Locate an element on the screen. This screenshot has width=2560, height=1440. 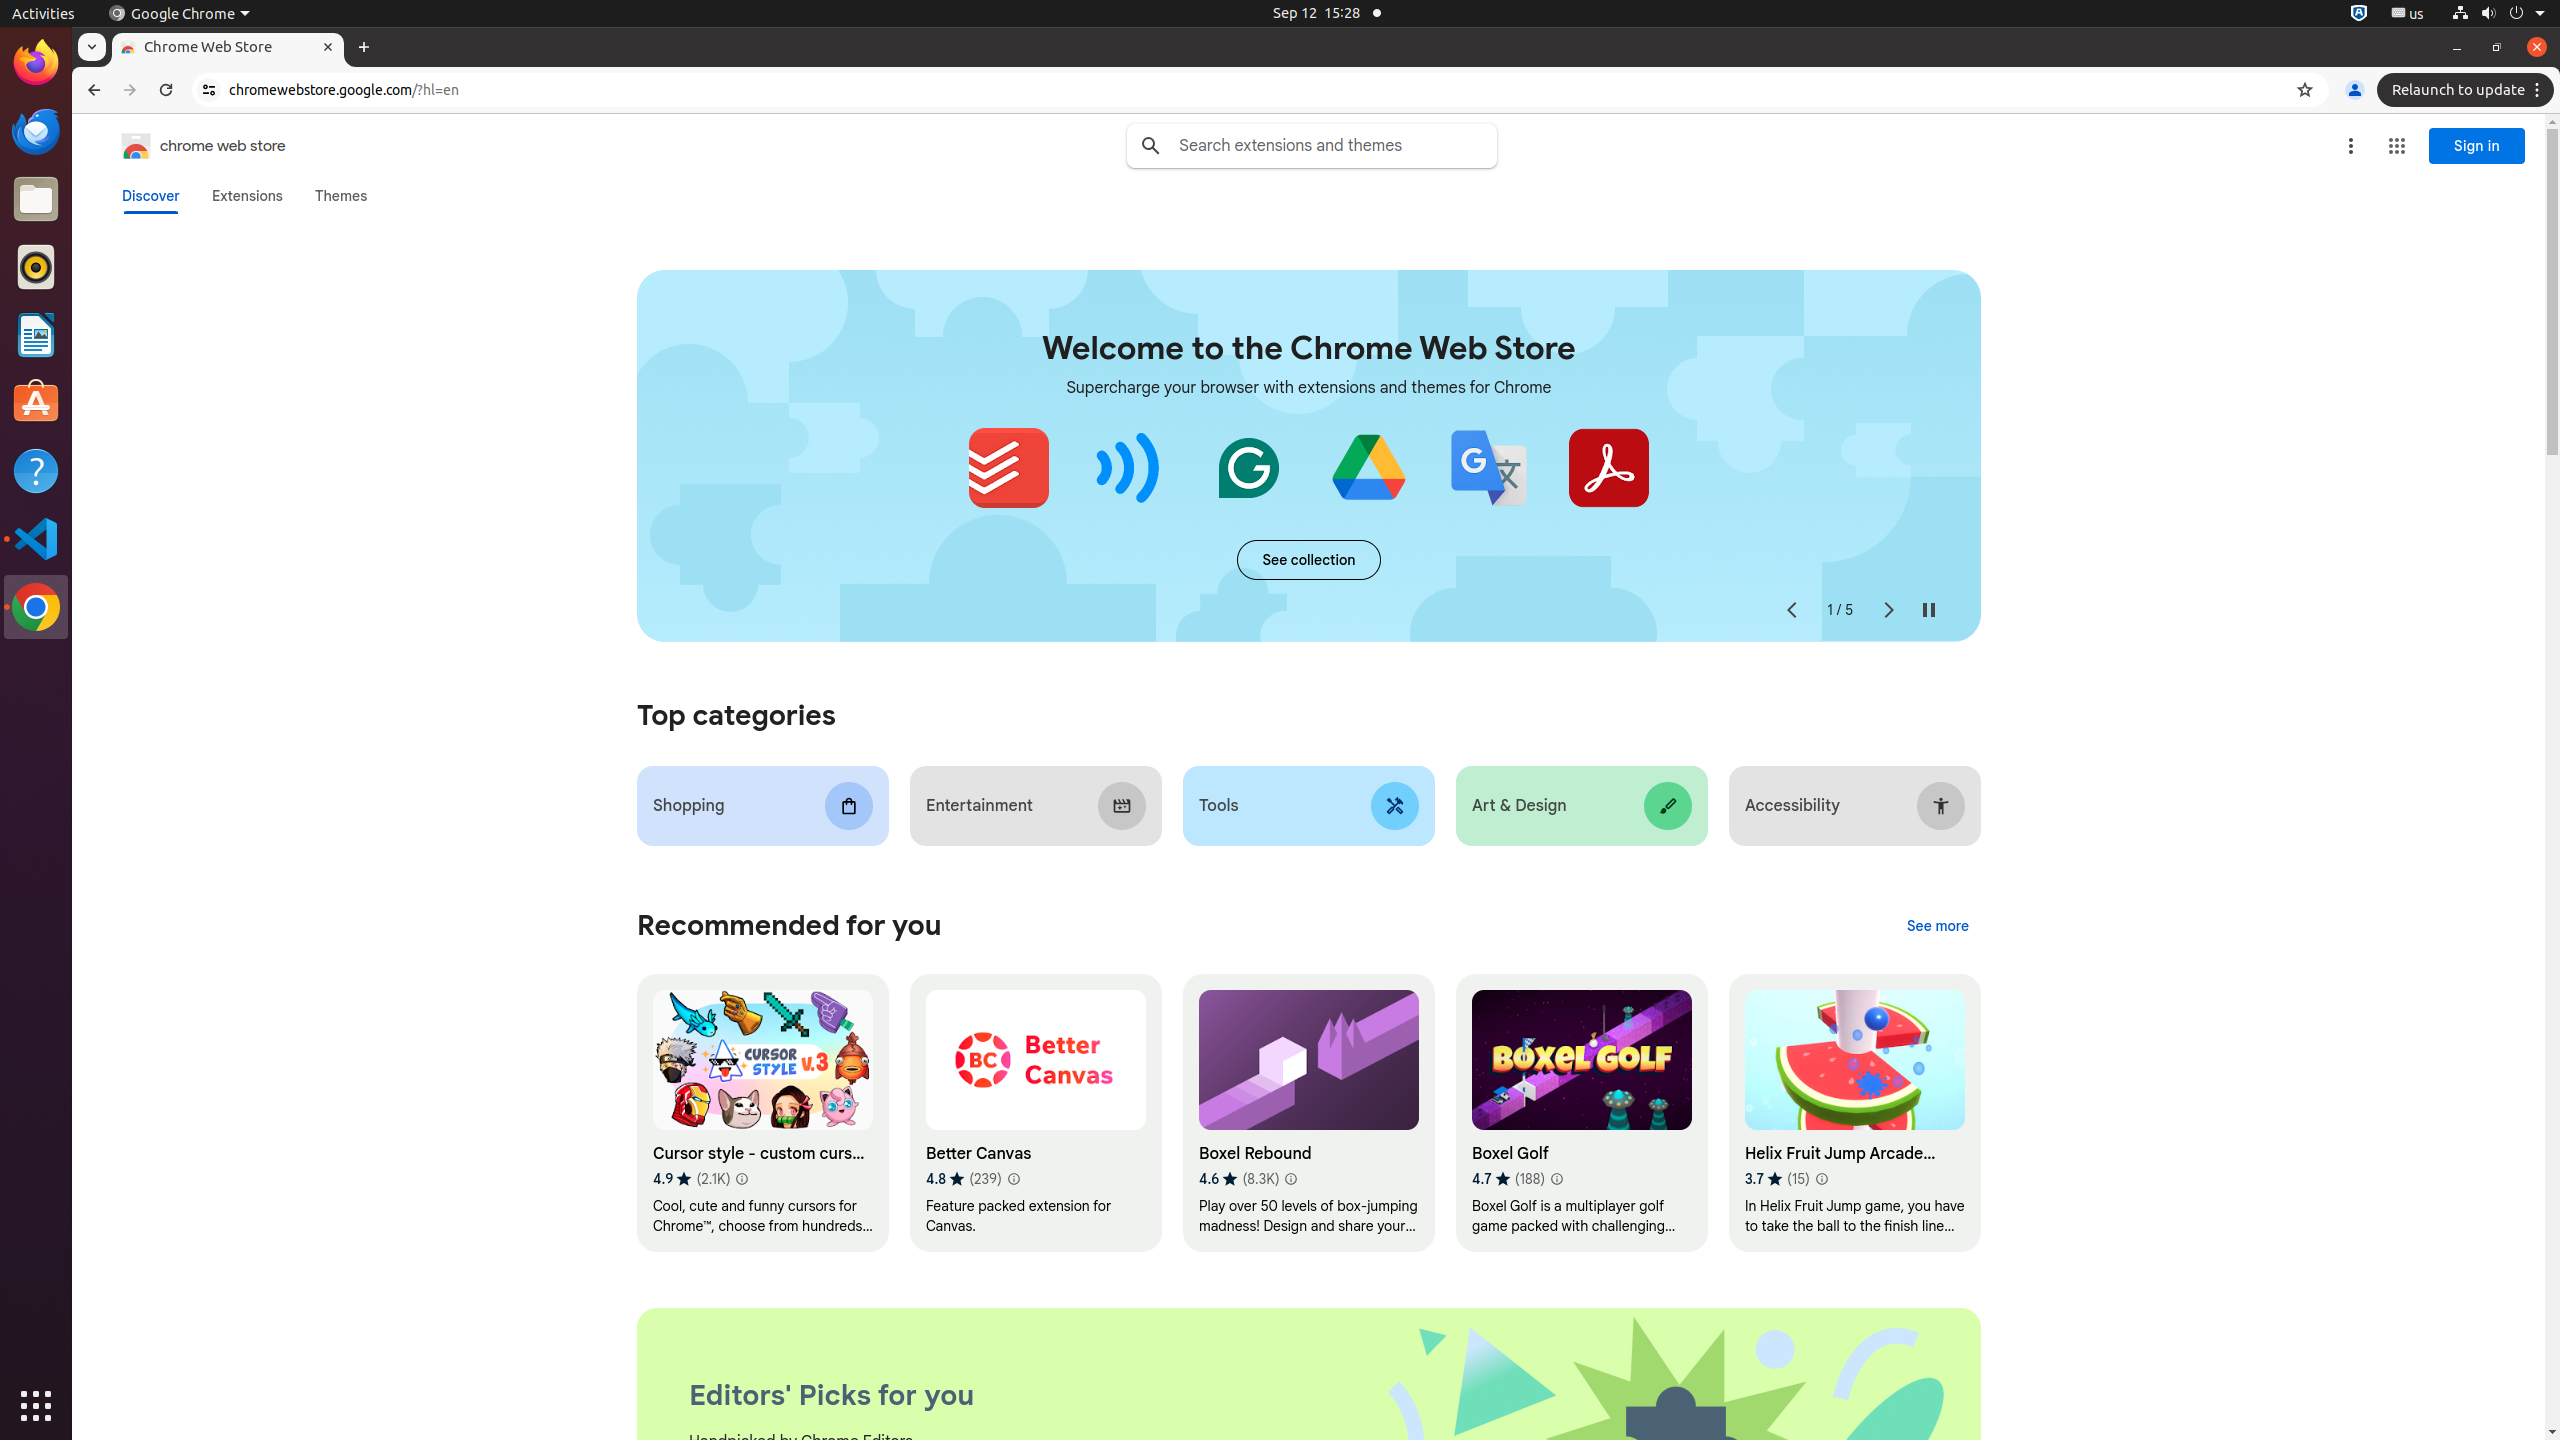
'Learn more about results and reviews "Boxel Rebound"' is located at coordinates (1289, 1179).